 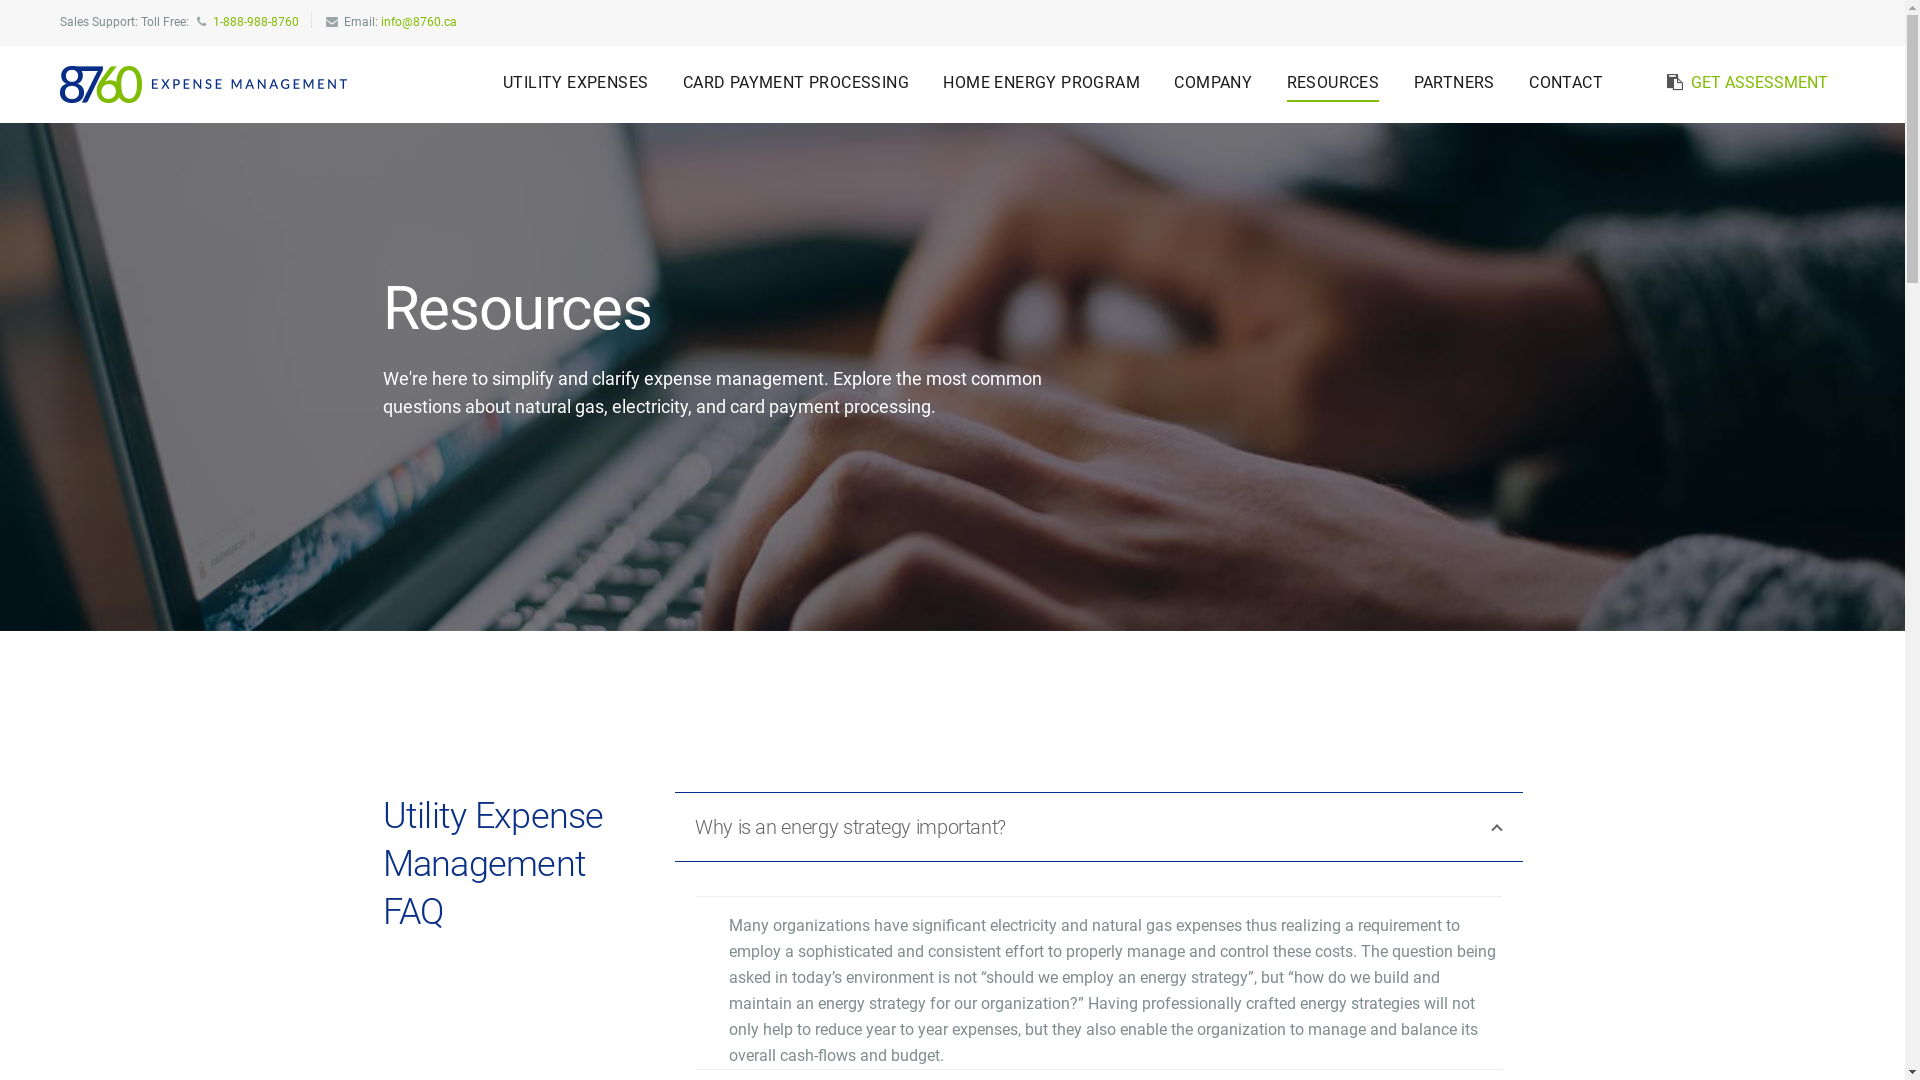 I want to click on 'UTILITY EXPENSES', so click(x=574, y=82).